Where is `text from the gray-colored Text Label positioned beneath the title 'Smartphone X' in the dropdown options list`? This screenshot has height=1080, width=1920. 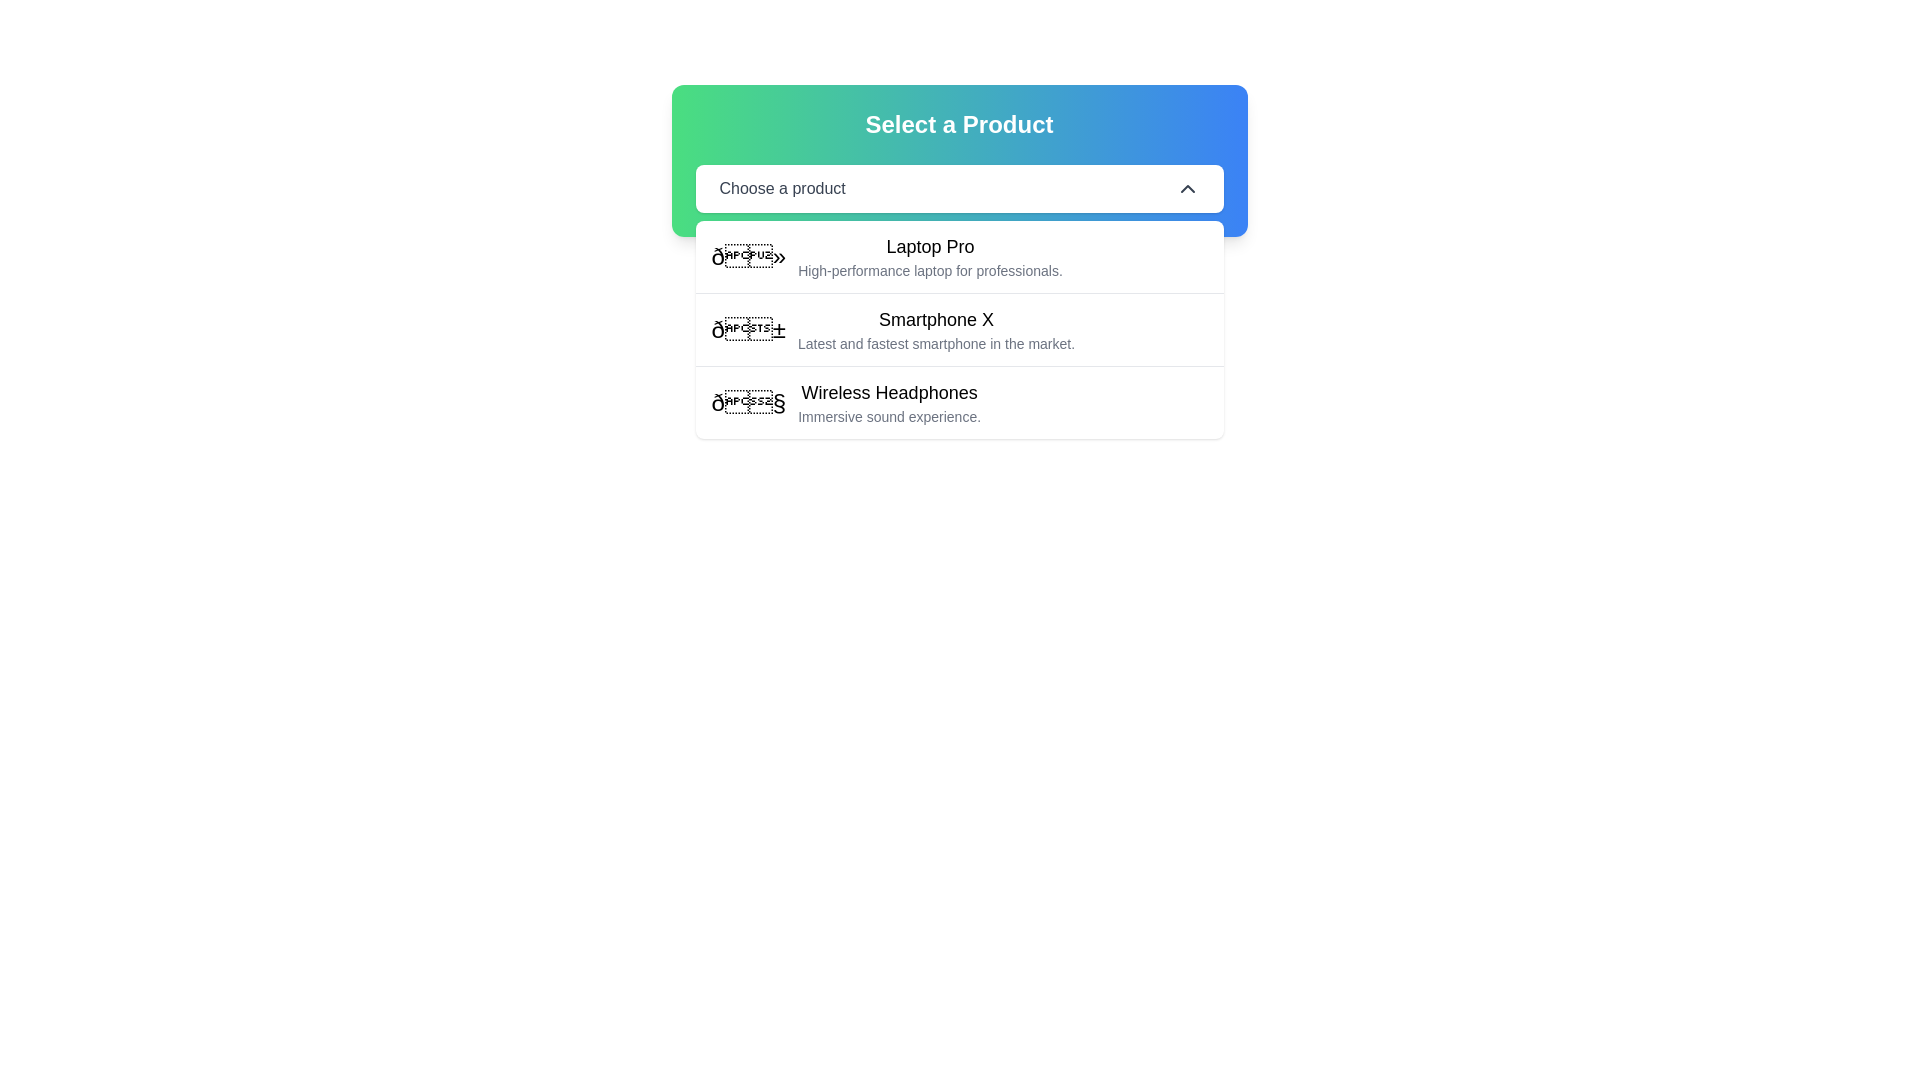
text from the gray-colored Text Label positioned beneath the title 'Smartphone X' in the dropdown options list is located at coordinates (935, 342).